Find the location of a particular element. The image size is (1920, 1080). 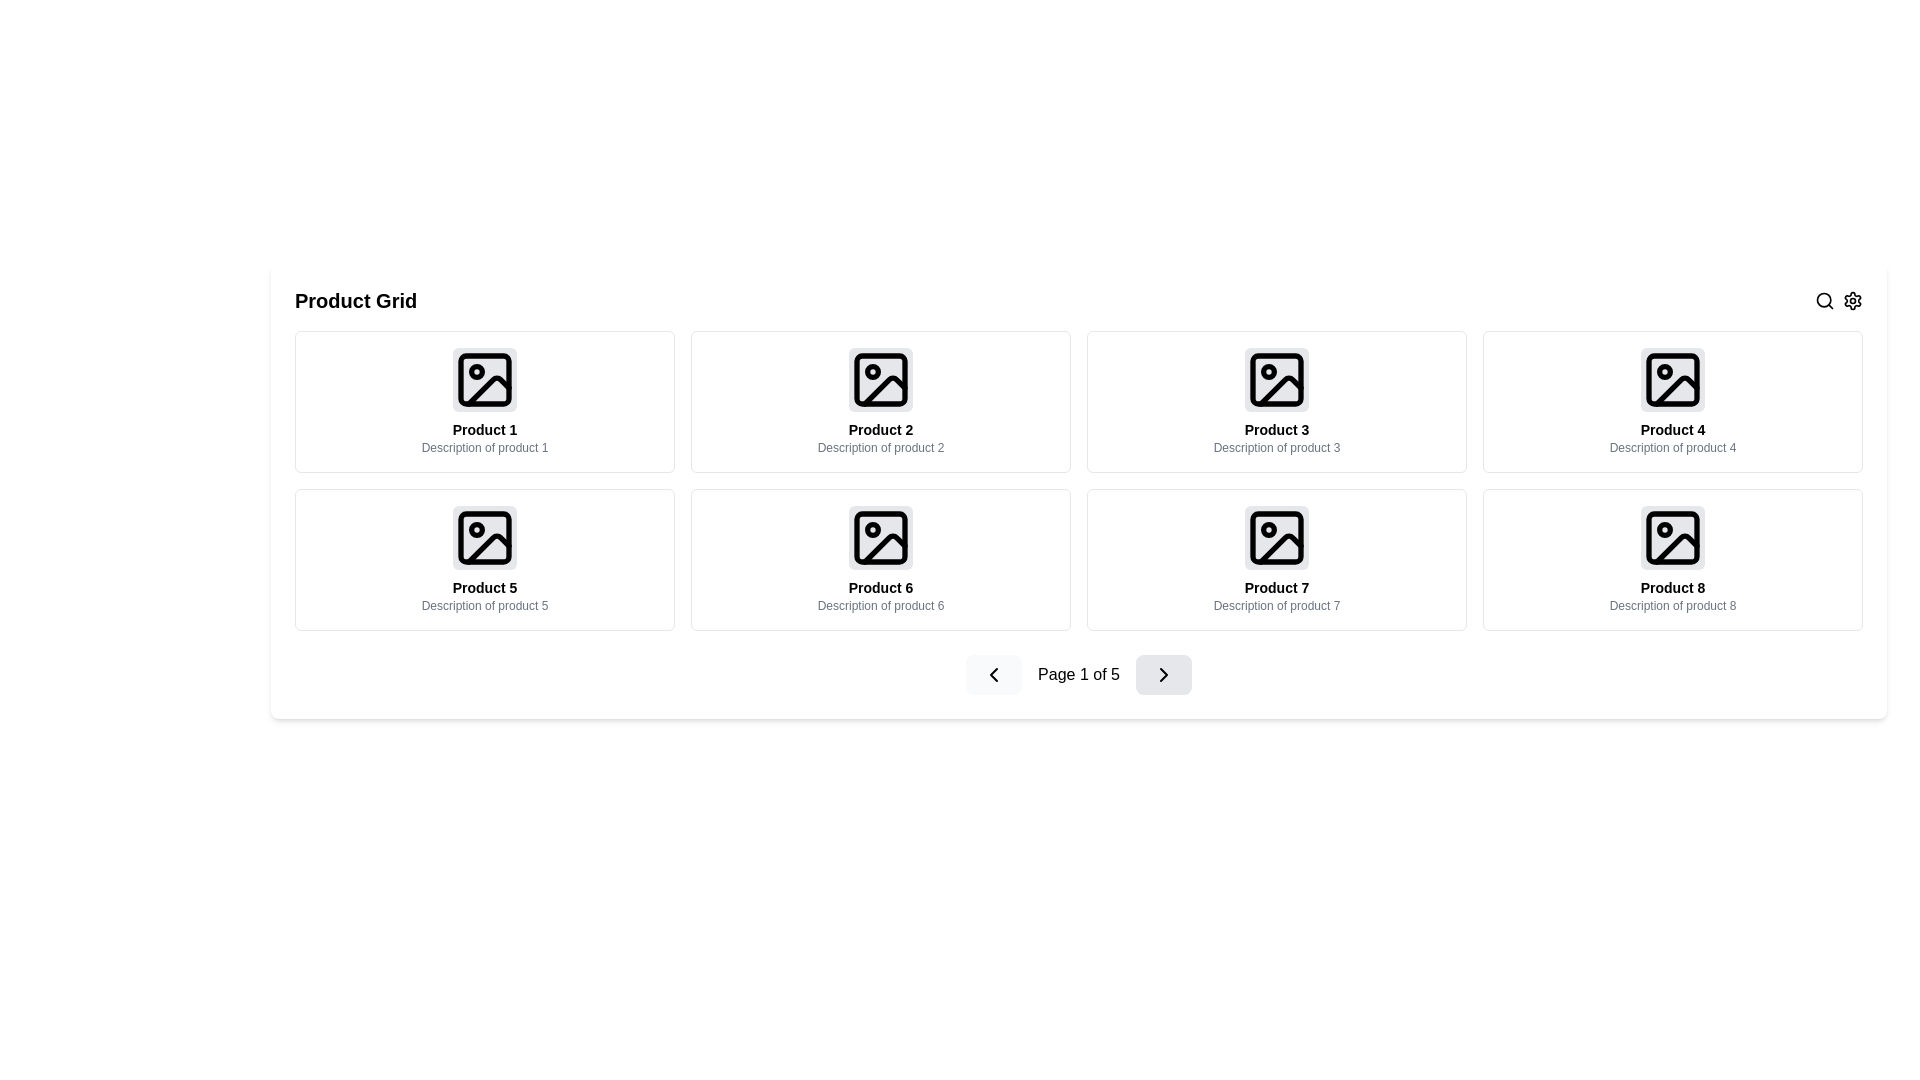

SVG rectangle element representing the photo placeholder for 'Product 7' located in the second row and third column of the grid layout, to check its dimensions or styling is located at coordinates (1275, 536).